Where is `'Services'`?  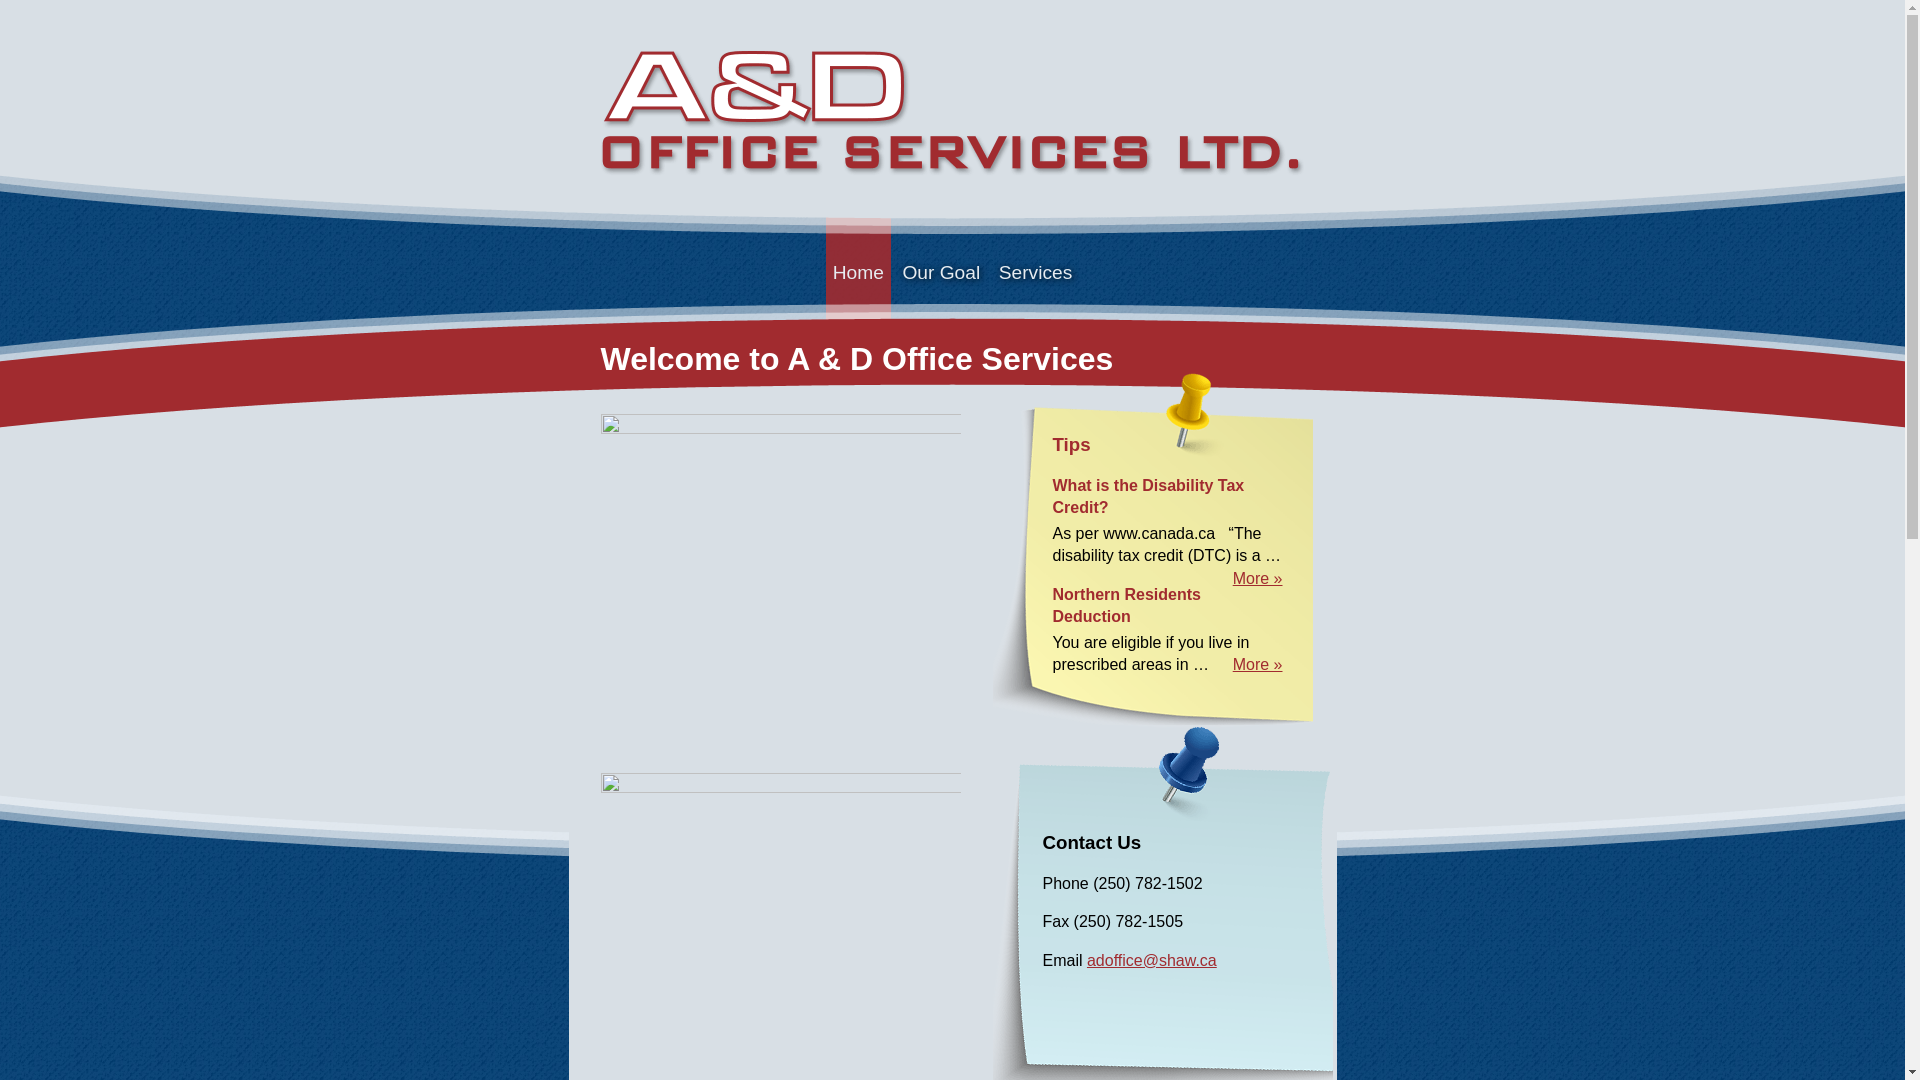 'Services' is located at coordinates (1036, 273).